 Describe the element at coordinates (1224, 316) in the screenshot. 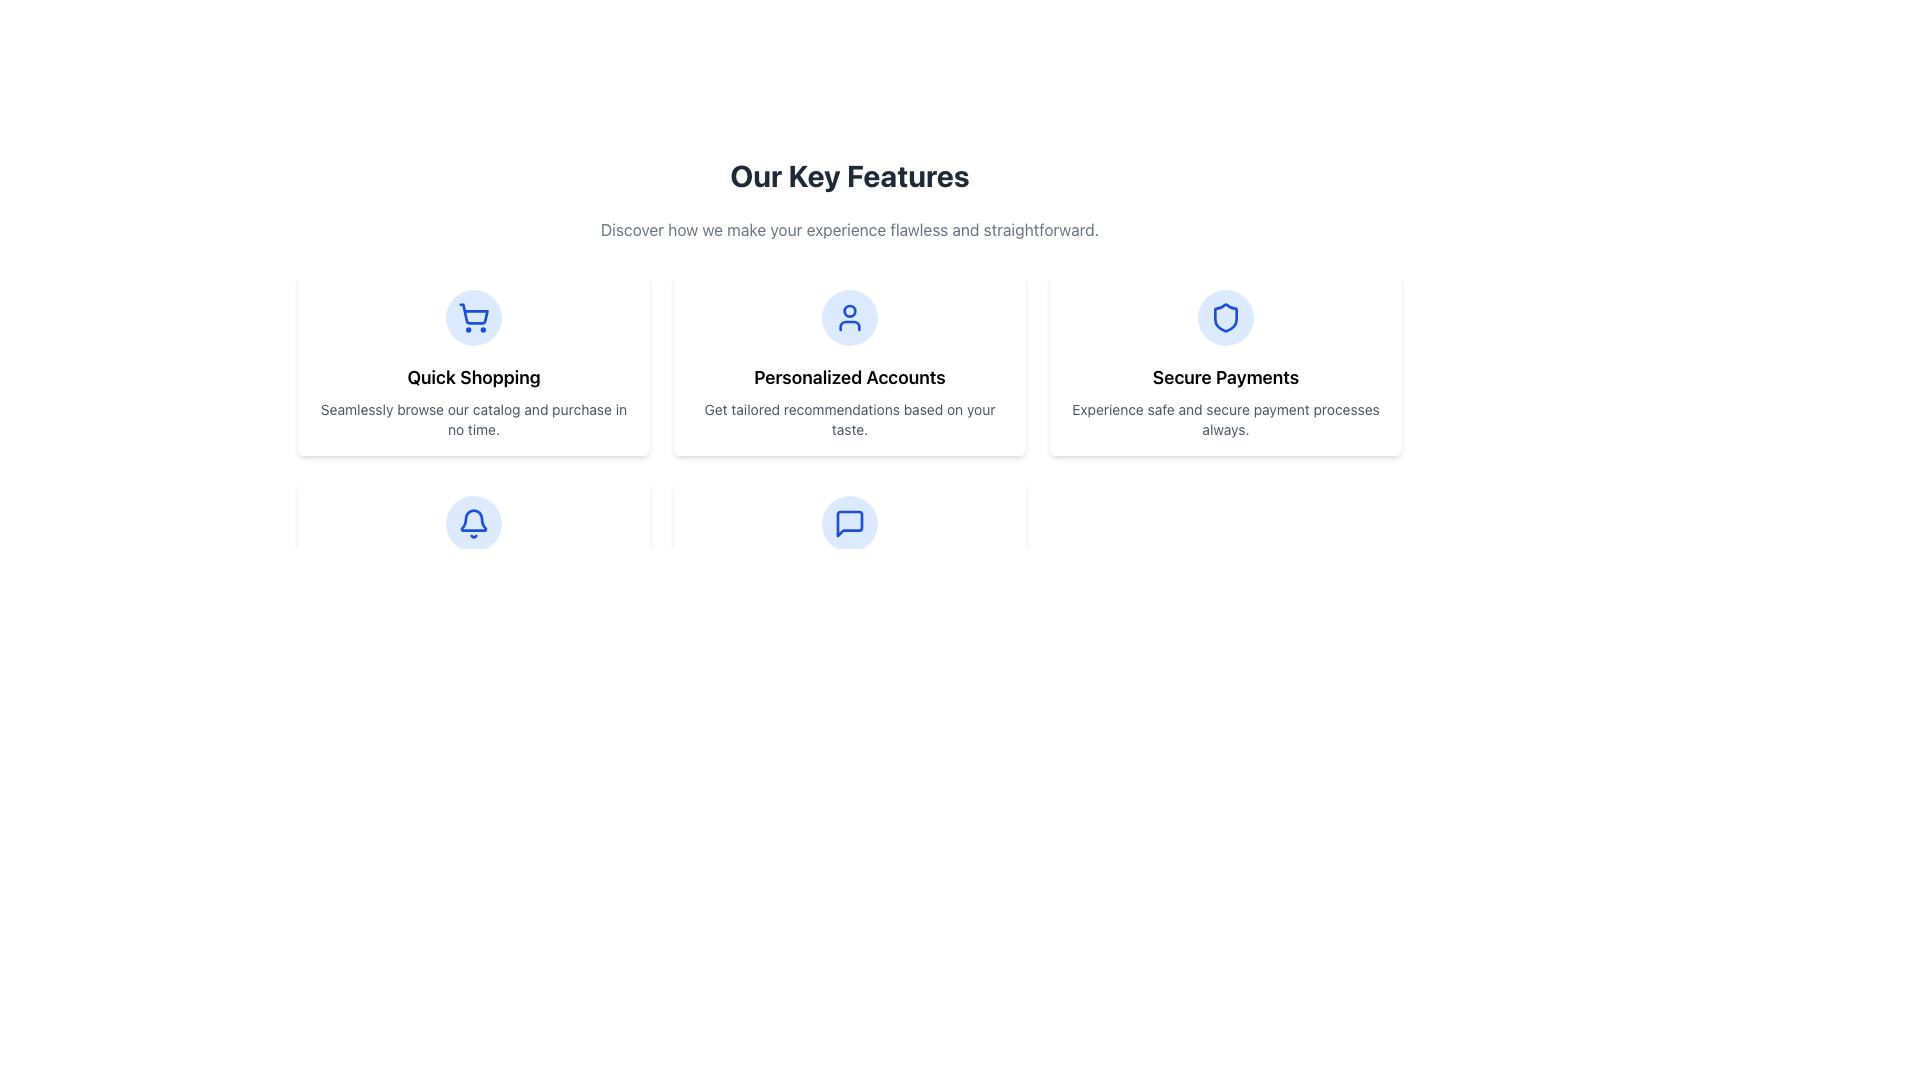

I see `the shield-shaped icon outlined in blue, located at the top-center of the 'Secure Payments' feature card` at that location.